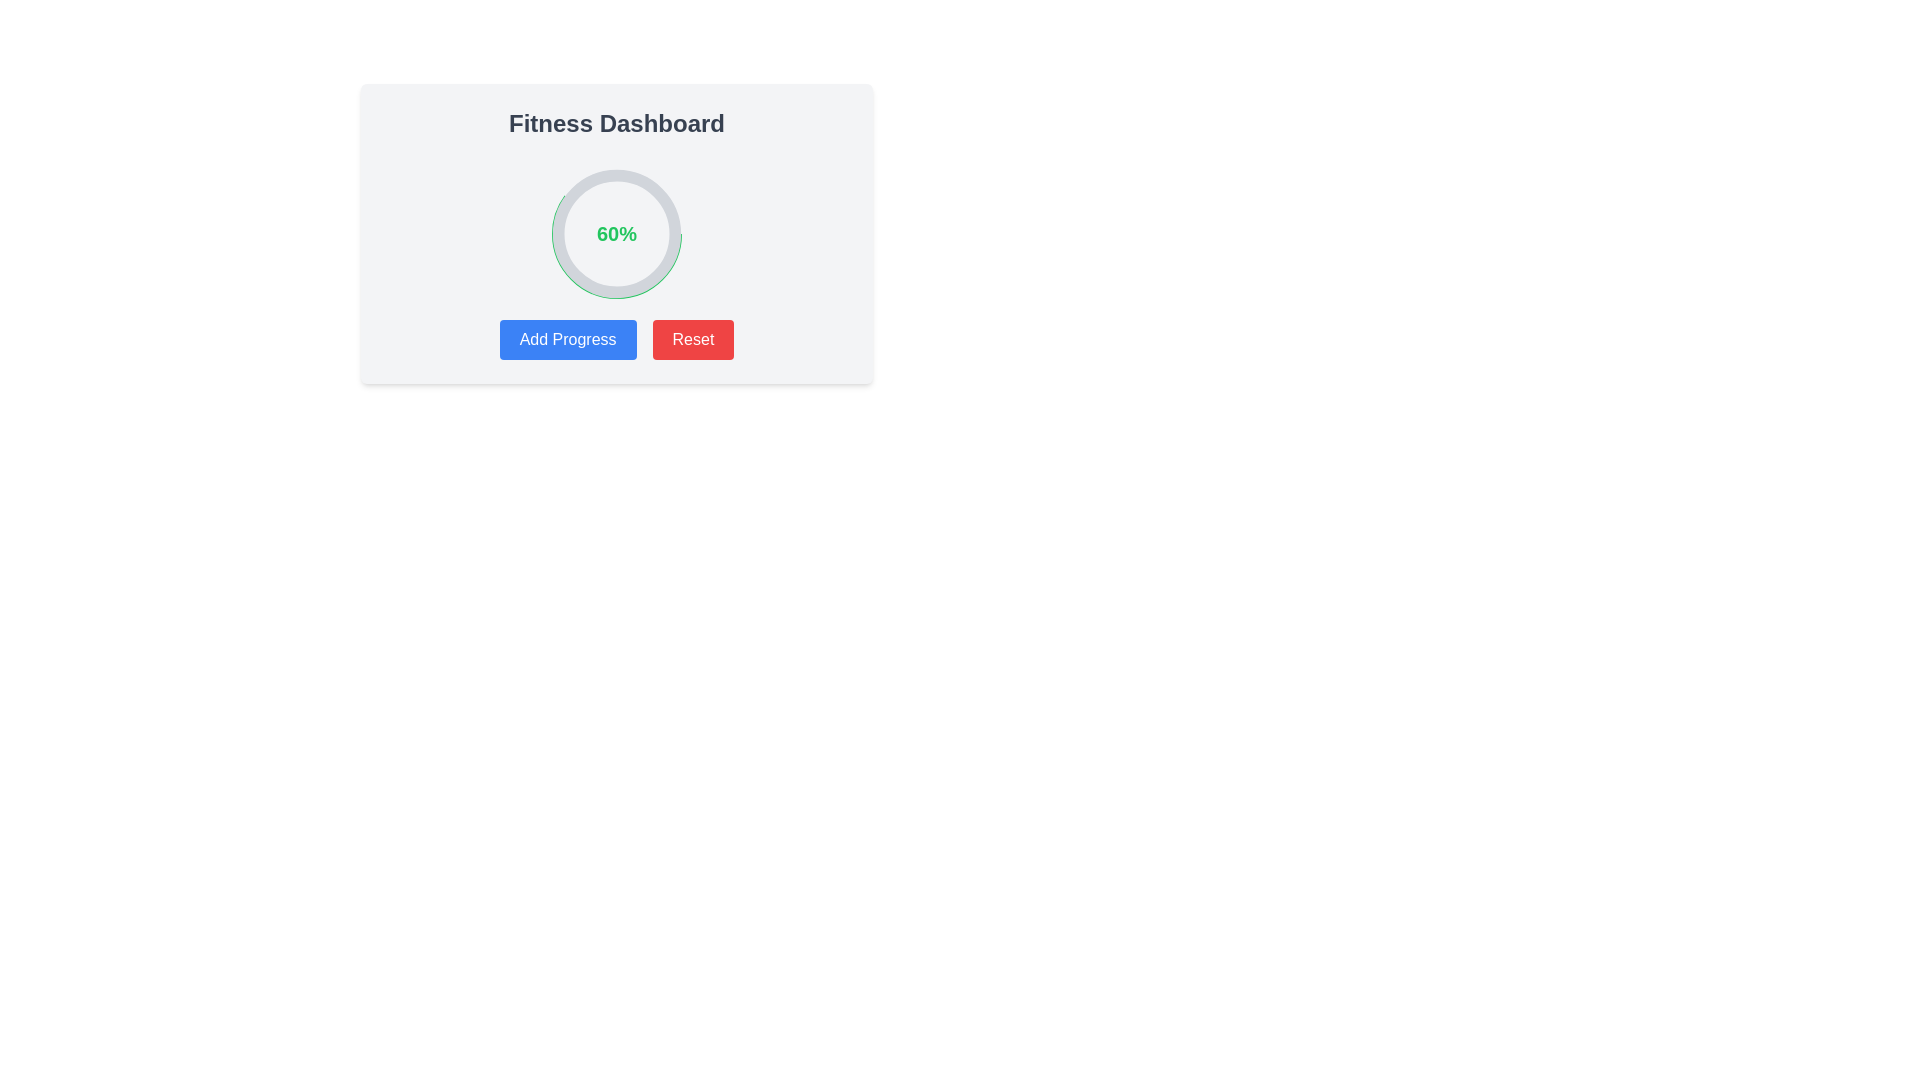 This screenshot has height=1080, width=1920. What do you see at coordinates (615, 338) in the screenshot?
I see `the button located at the bottom center of a white card, which allows the user to add progress to the displayed metric` at bounding box center [615, 338].